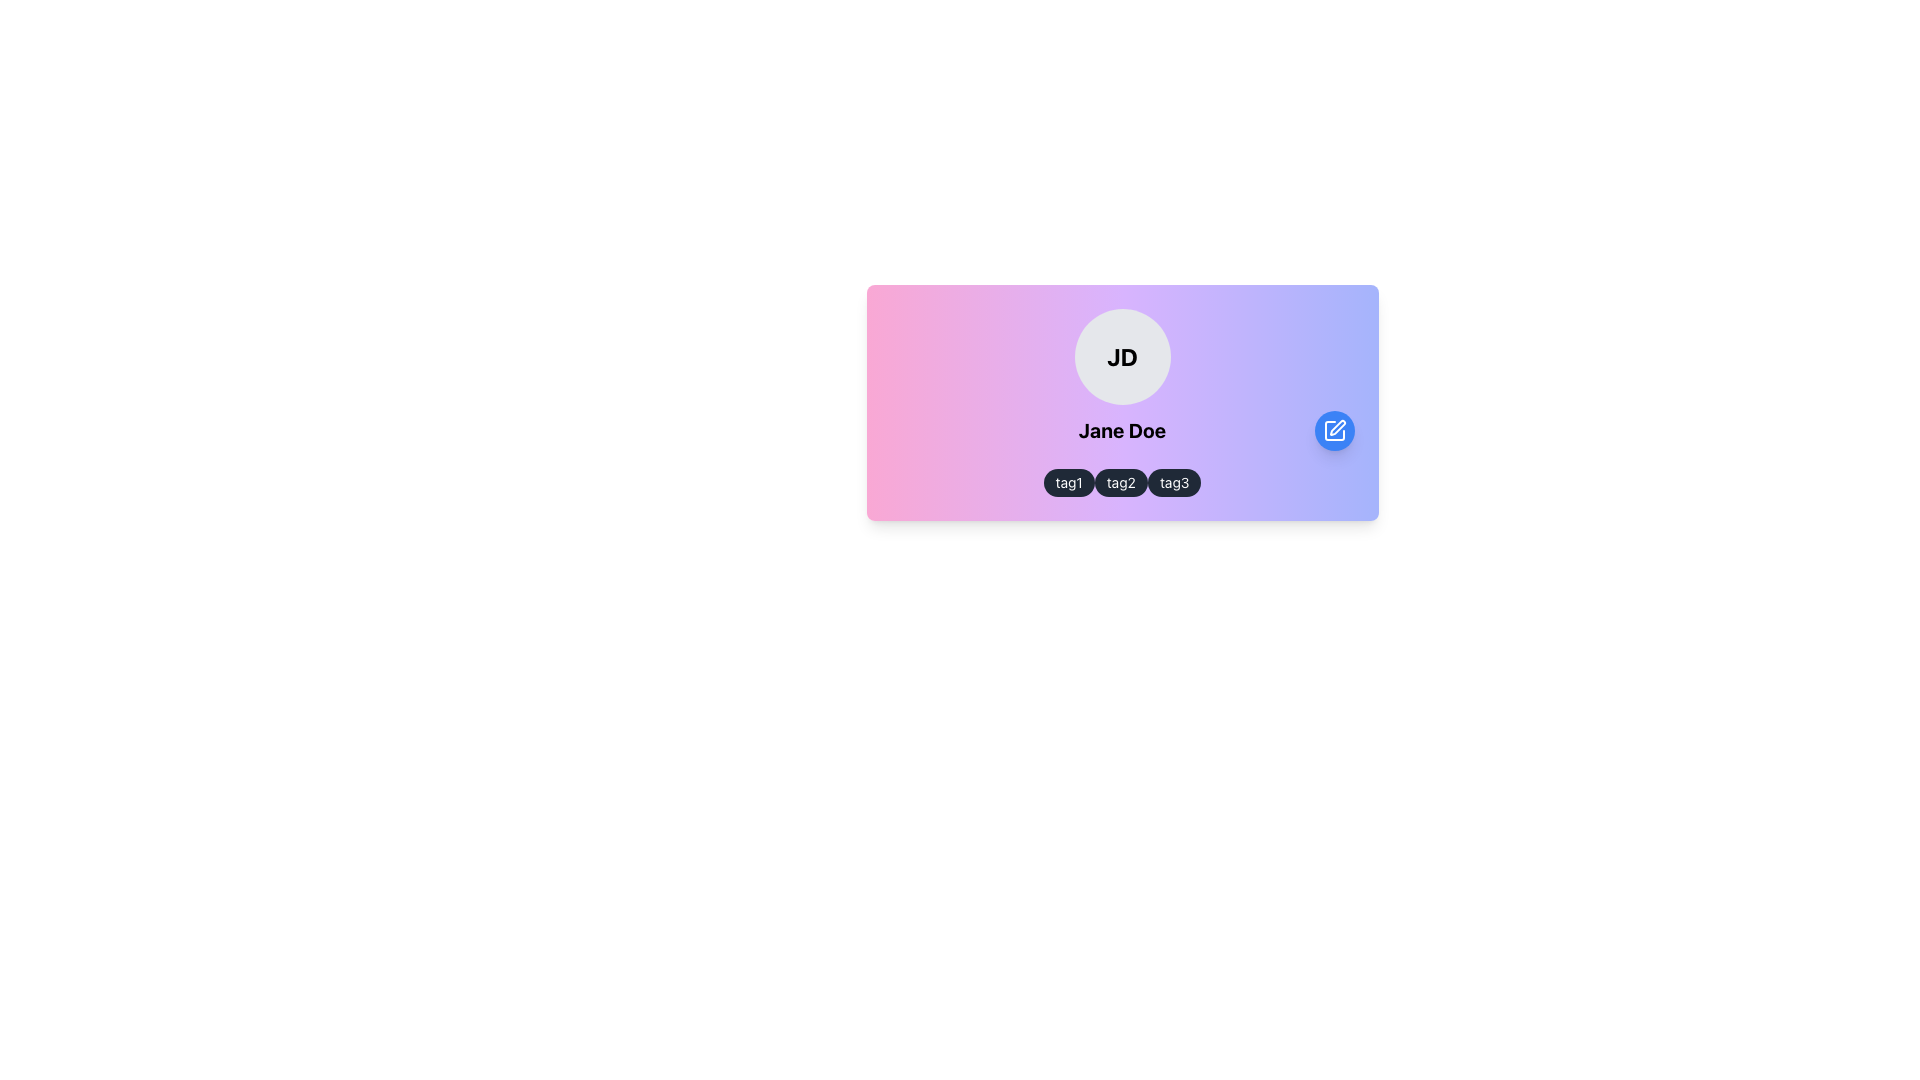 This screenshot has width=1920, height=1080. Describe the element at coordinates (1337, 427) in the screenshot. I see `the pen icon within the blue circular button located at the top-right corner of the user card` at that location.